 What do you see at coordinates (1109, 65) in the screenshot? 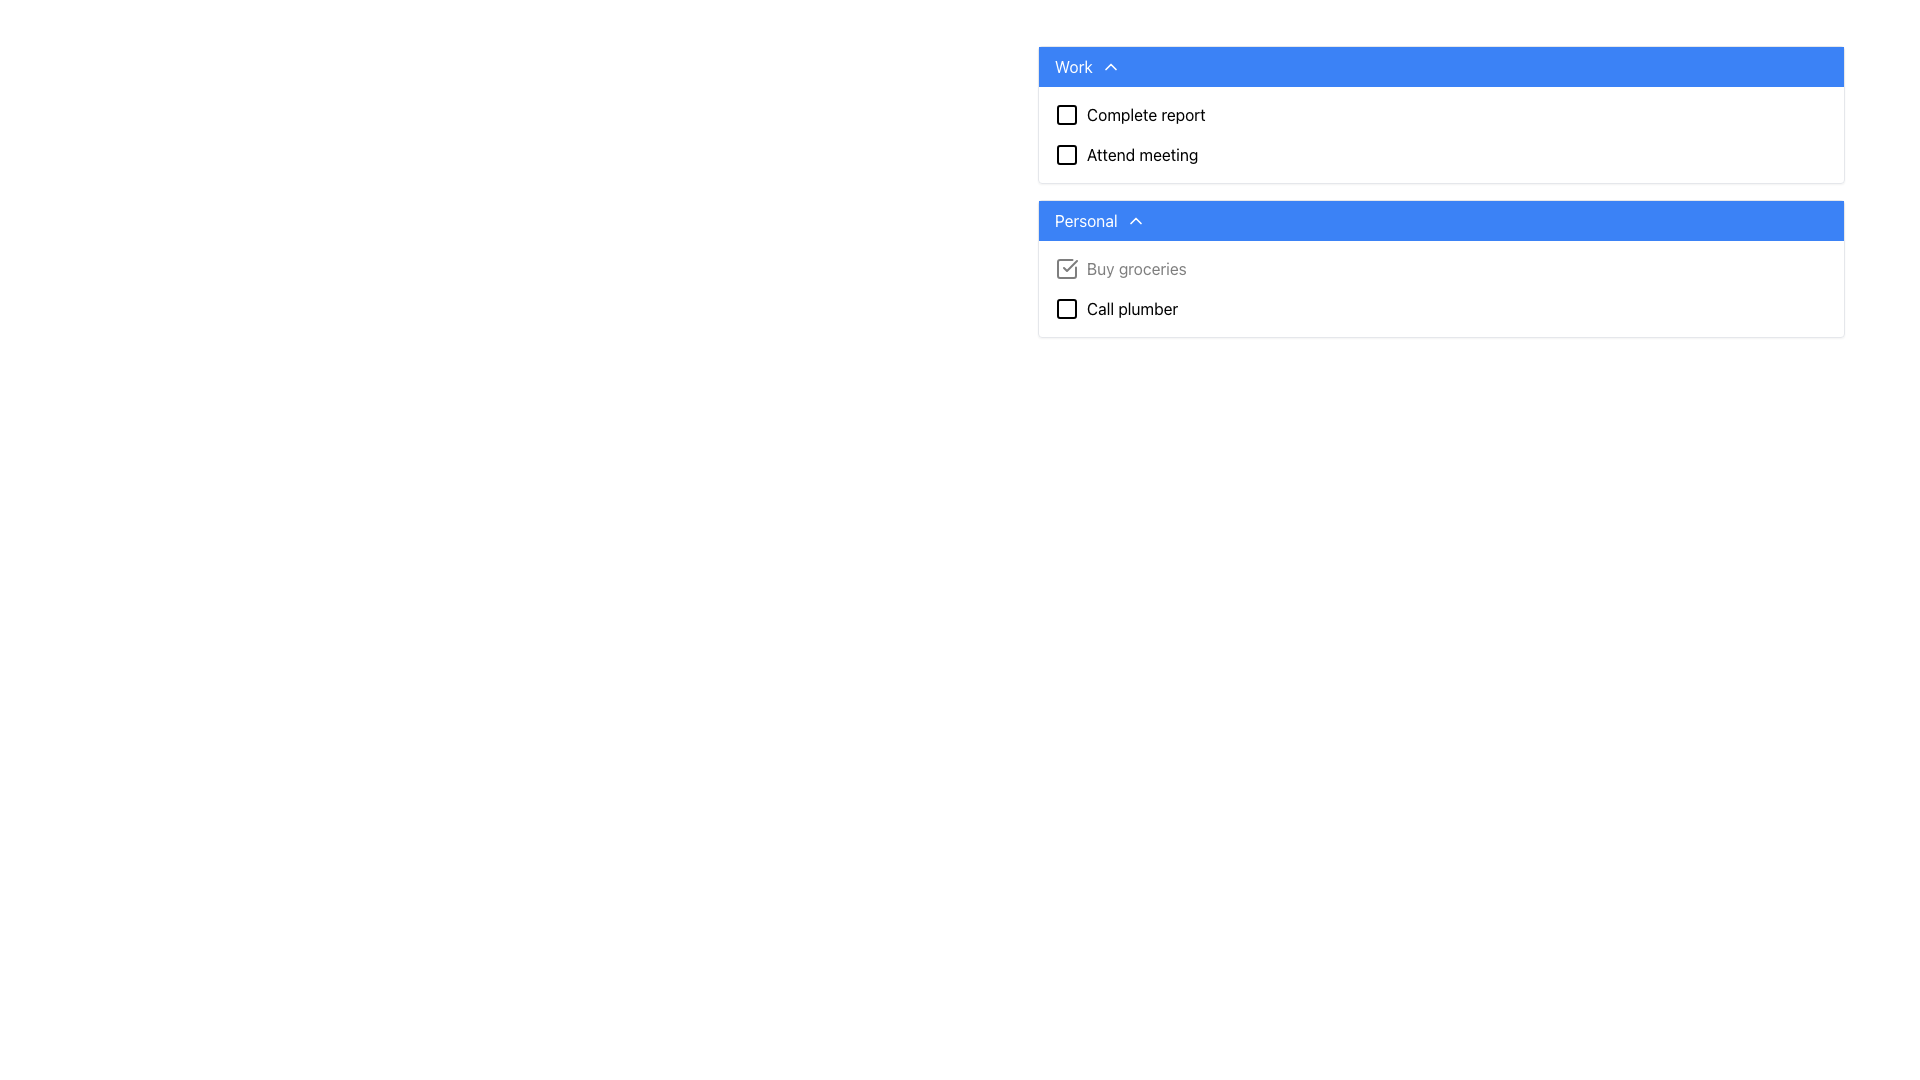
I see `the Chevron icon located within the blue horizontal bar labeled 'Work'` at bounding box center [1109, 65].